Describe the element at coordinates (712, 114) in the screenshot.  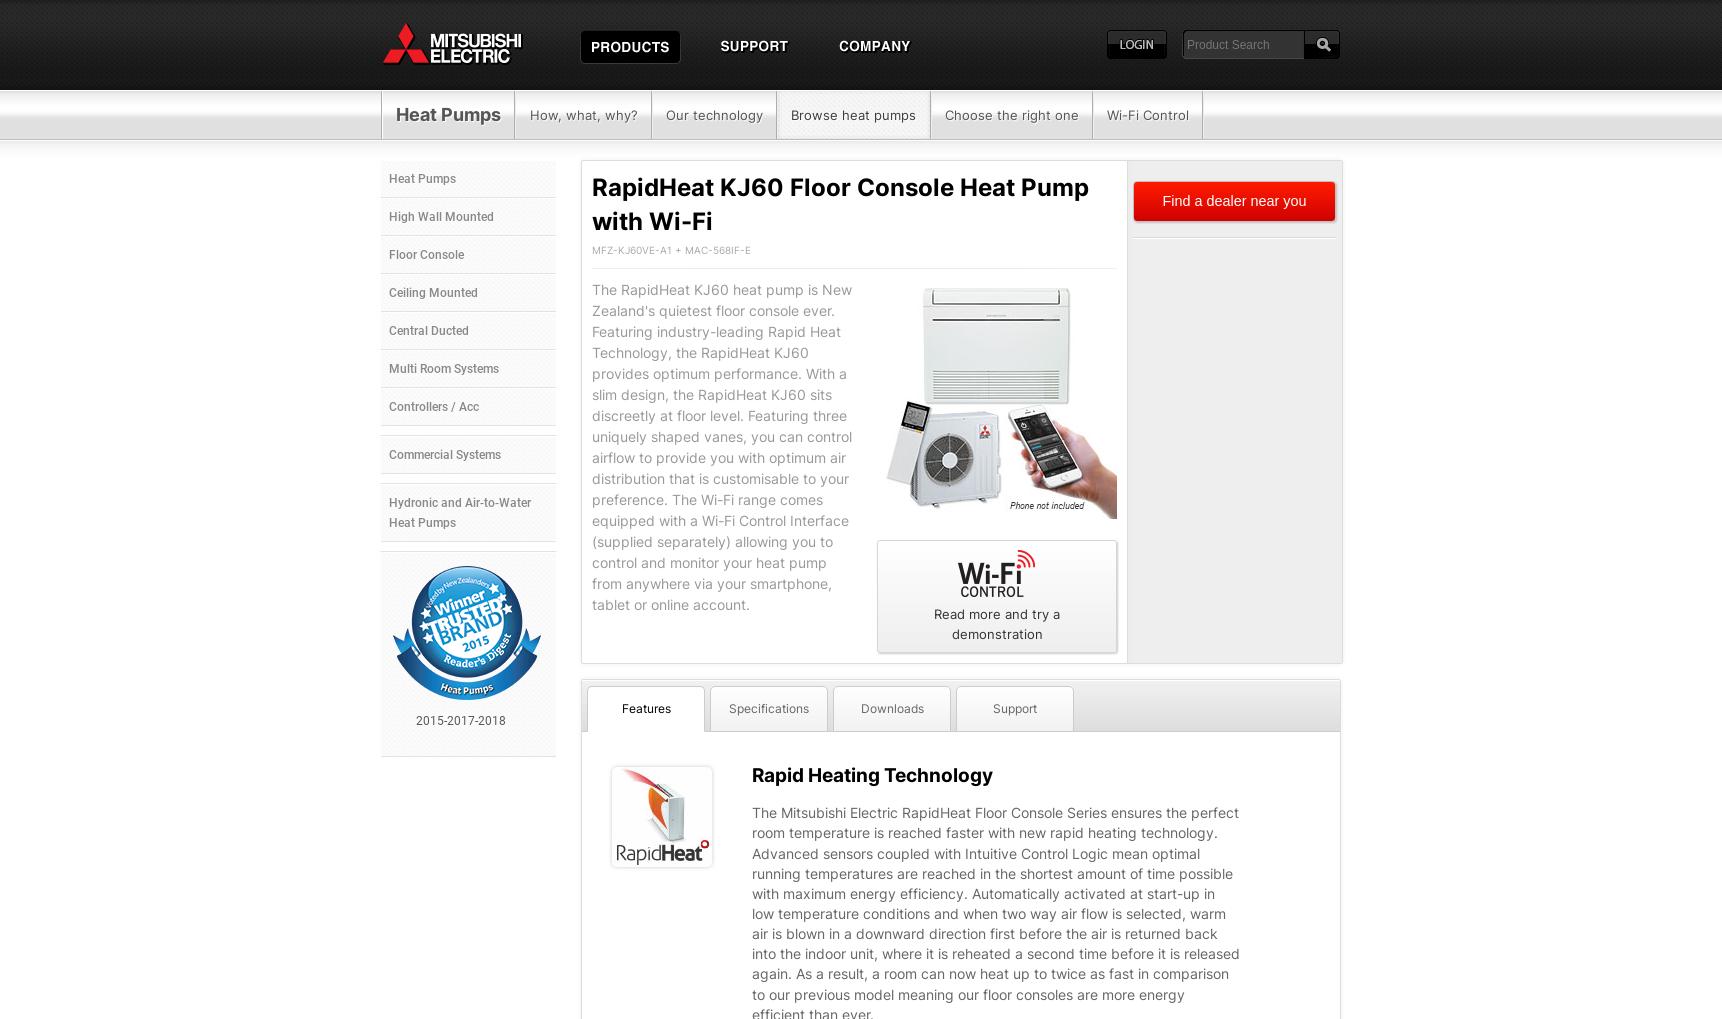
I see `'Our technology'` at that location.